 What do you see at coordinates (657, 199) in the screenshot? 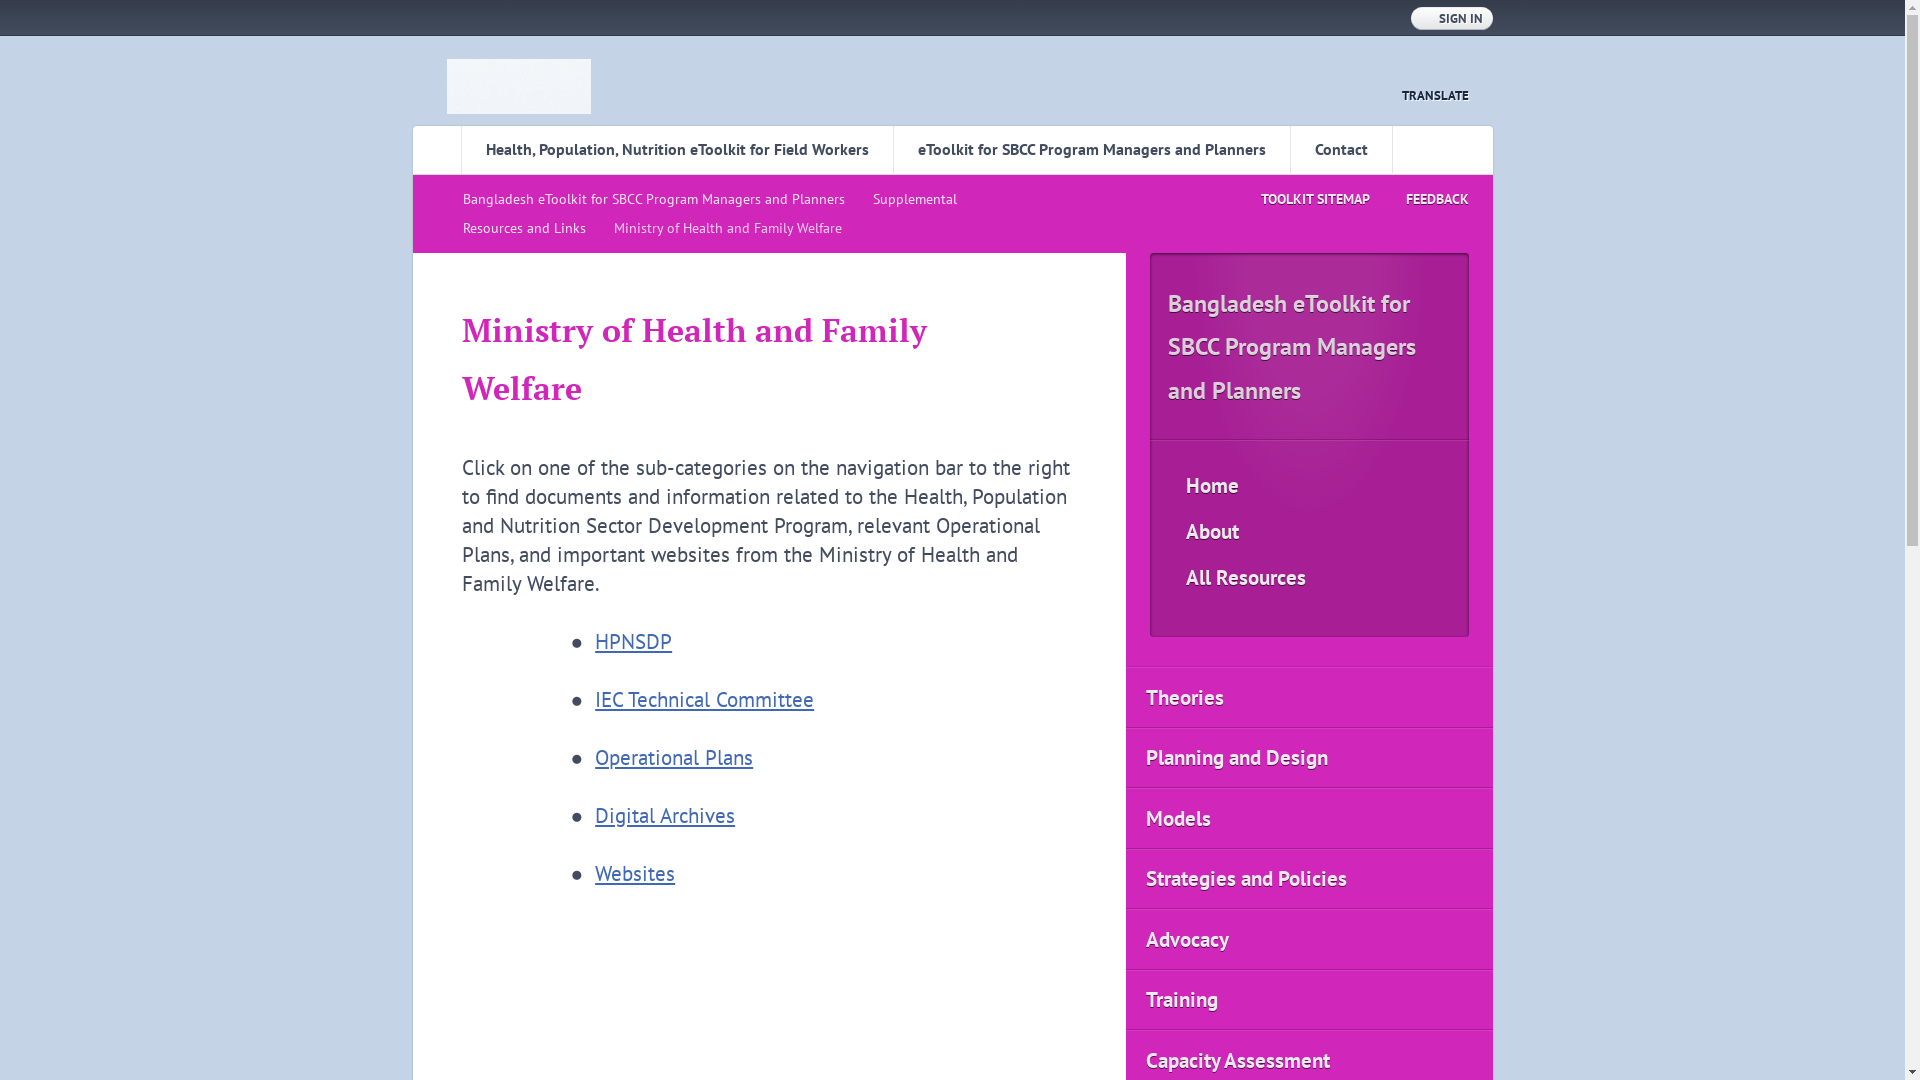
I see `'Bangladesh eToolkit for SBCC Program Managers and Planners'` at bounding box center [657, 199].